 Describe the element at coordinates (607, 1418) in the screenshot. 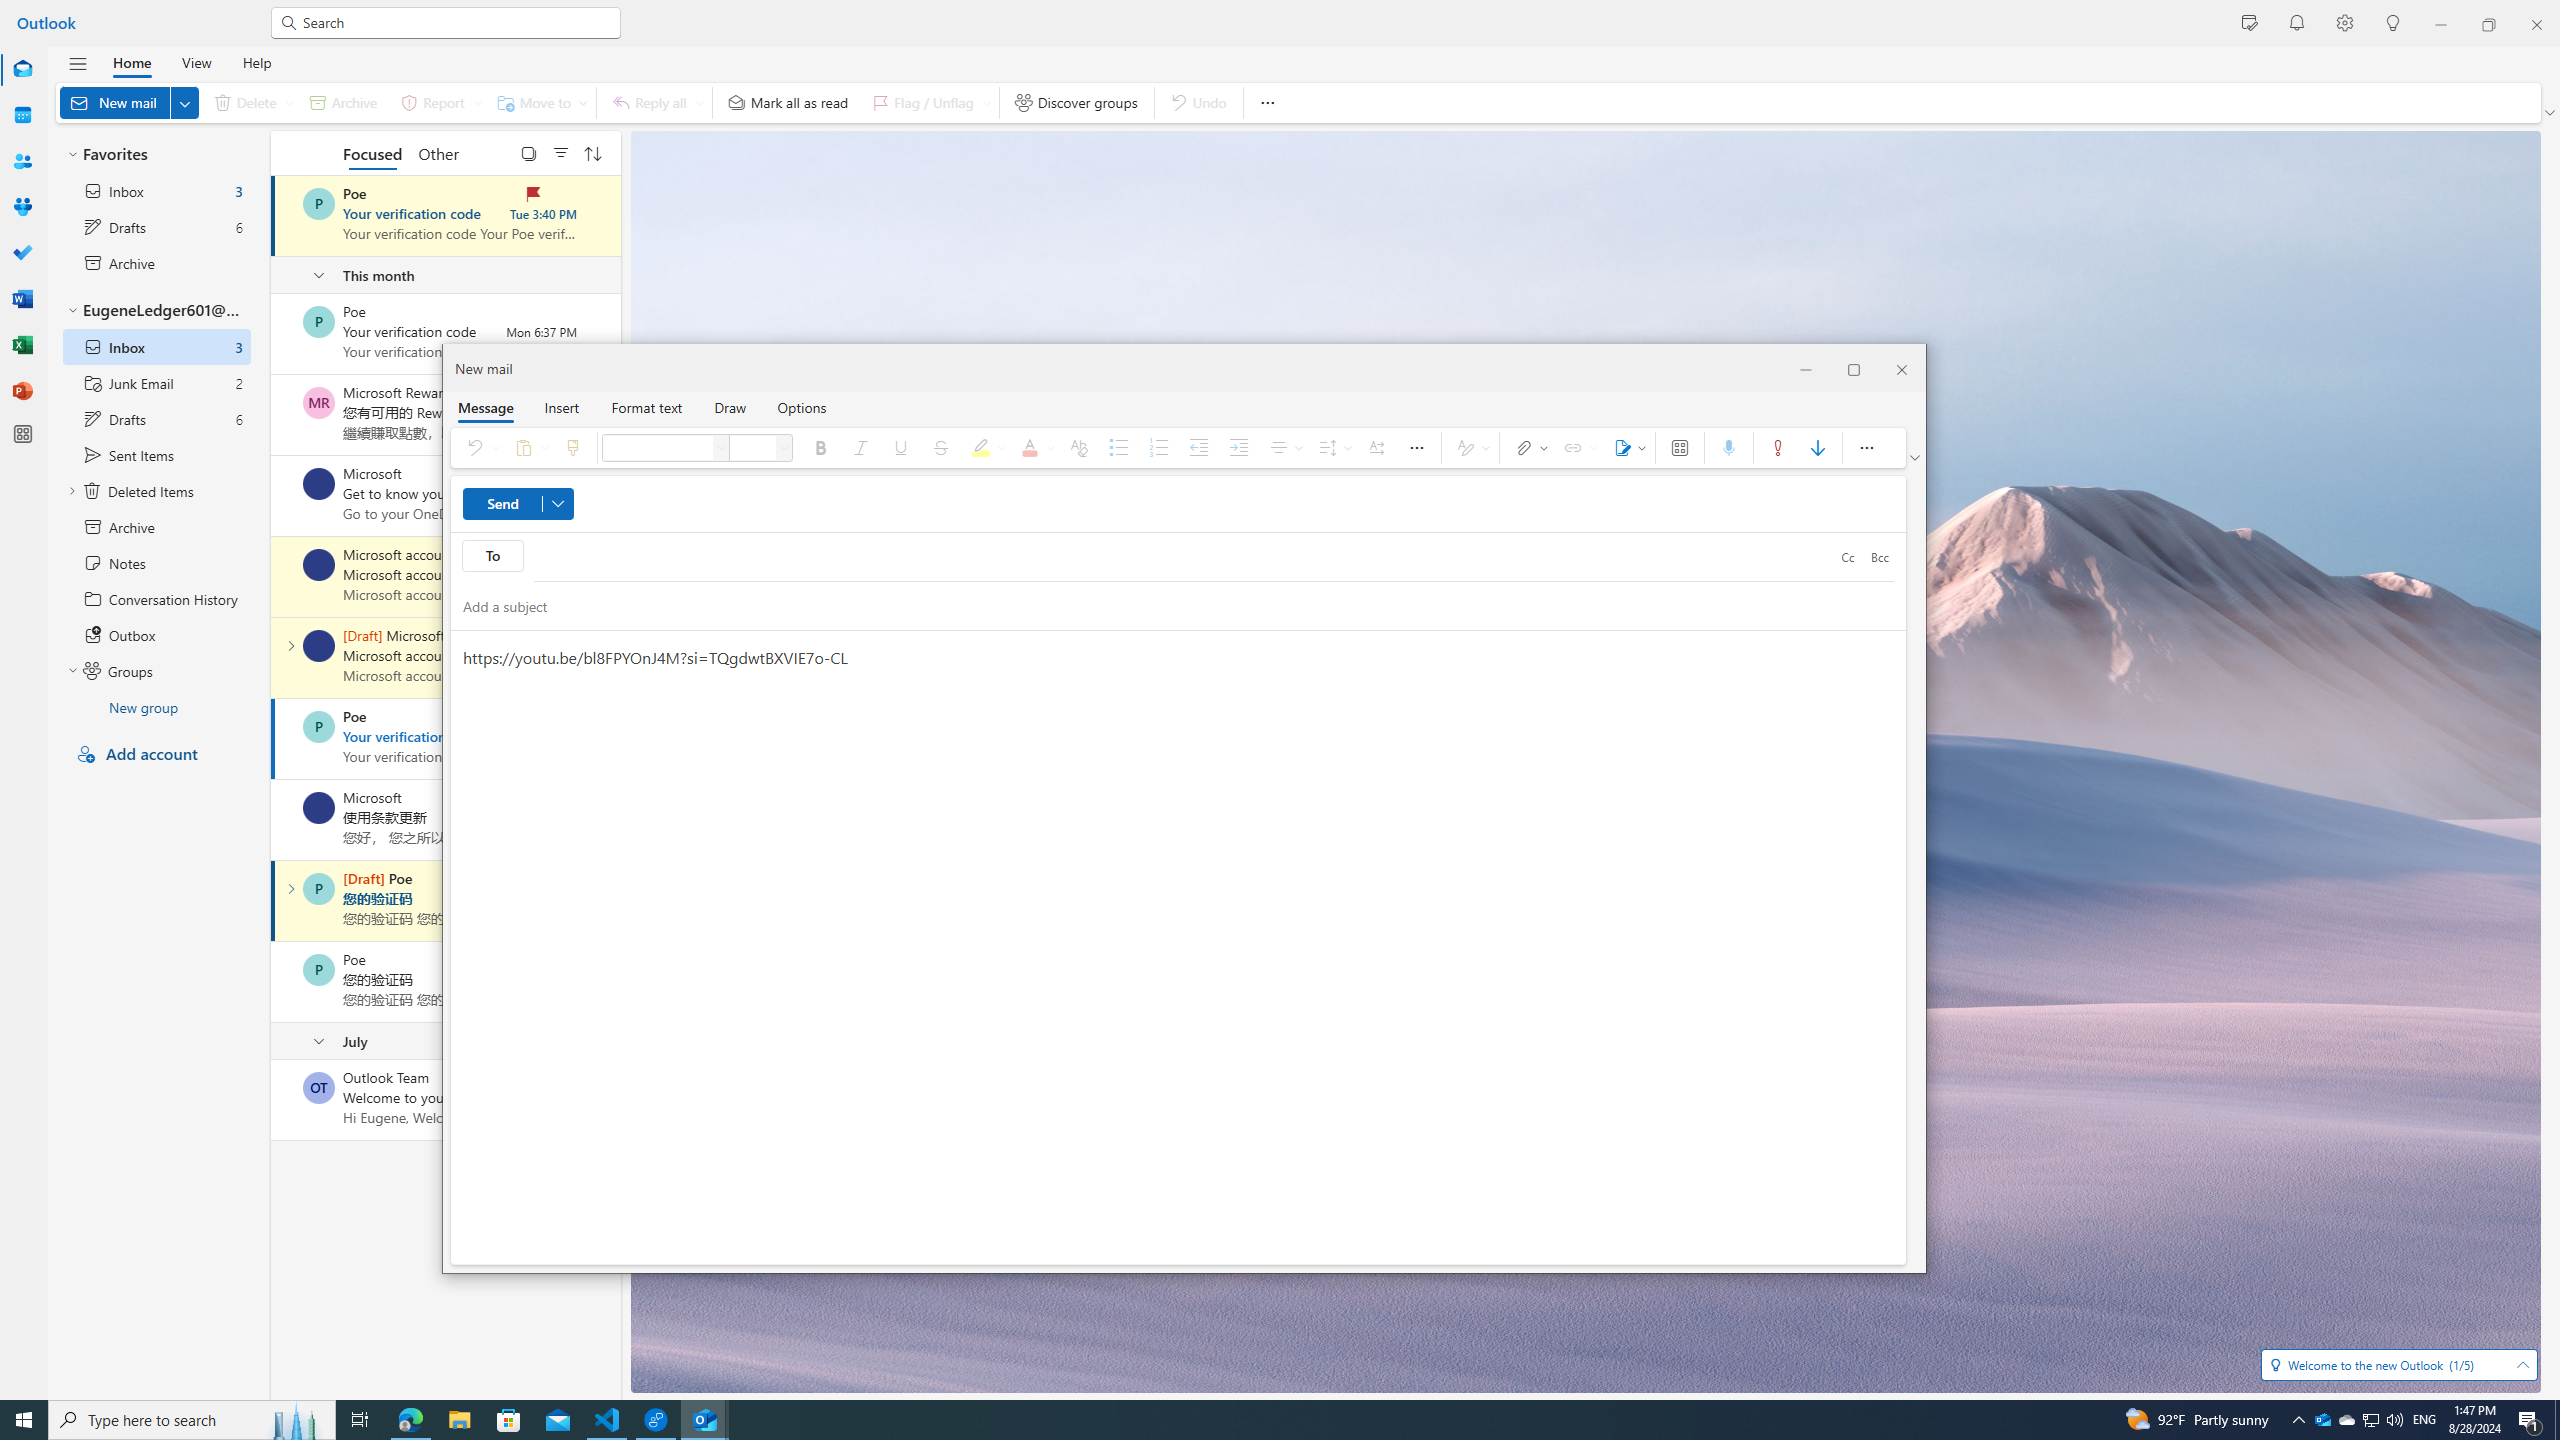

I see `'Visual Studio Code - 1 running window'` at that location.